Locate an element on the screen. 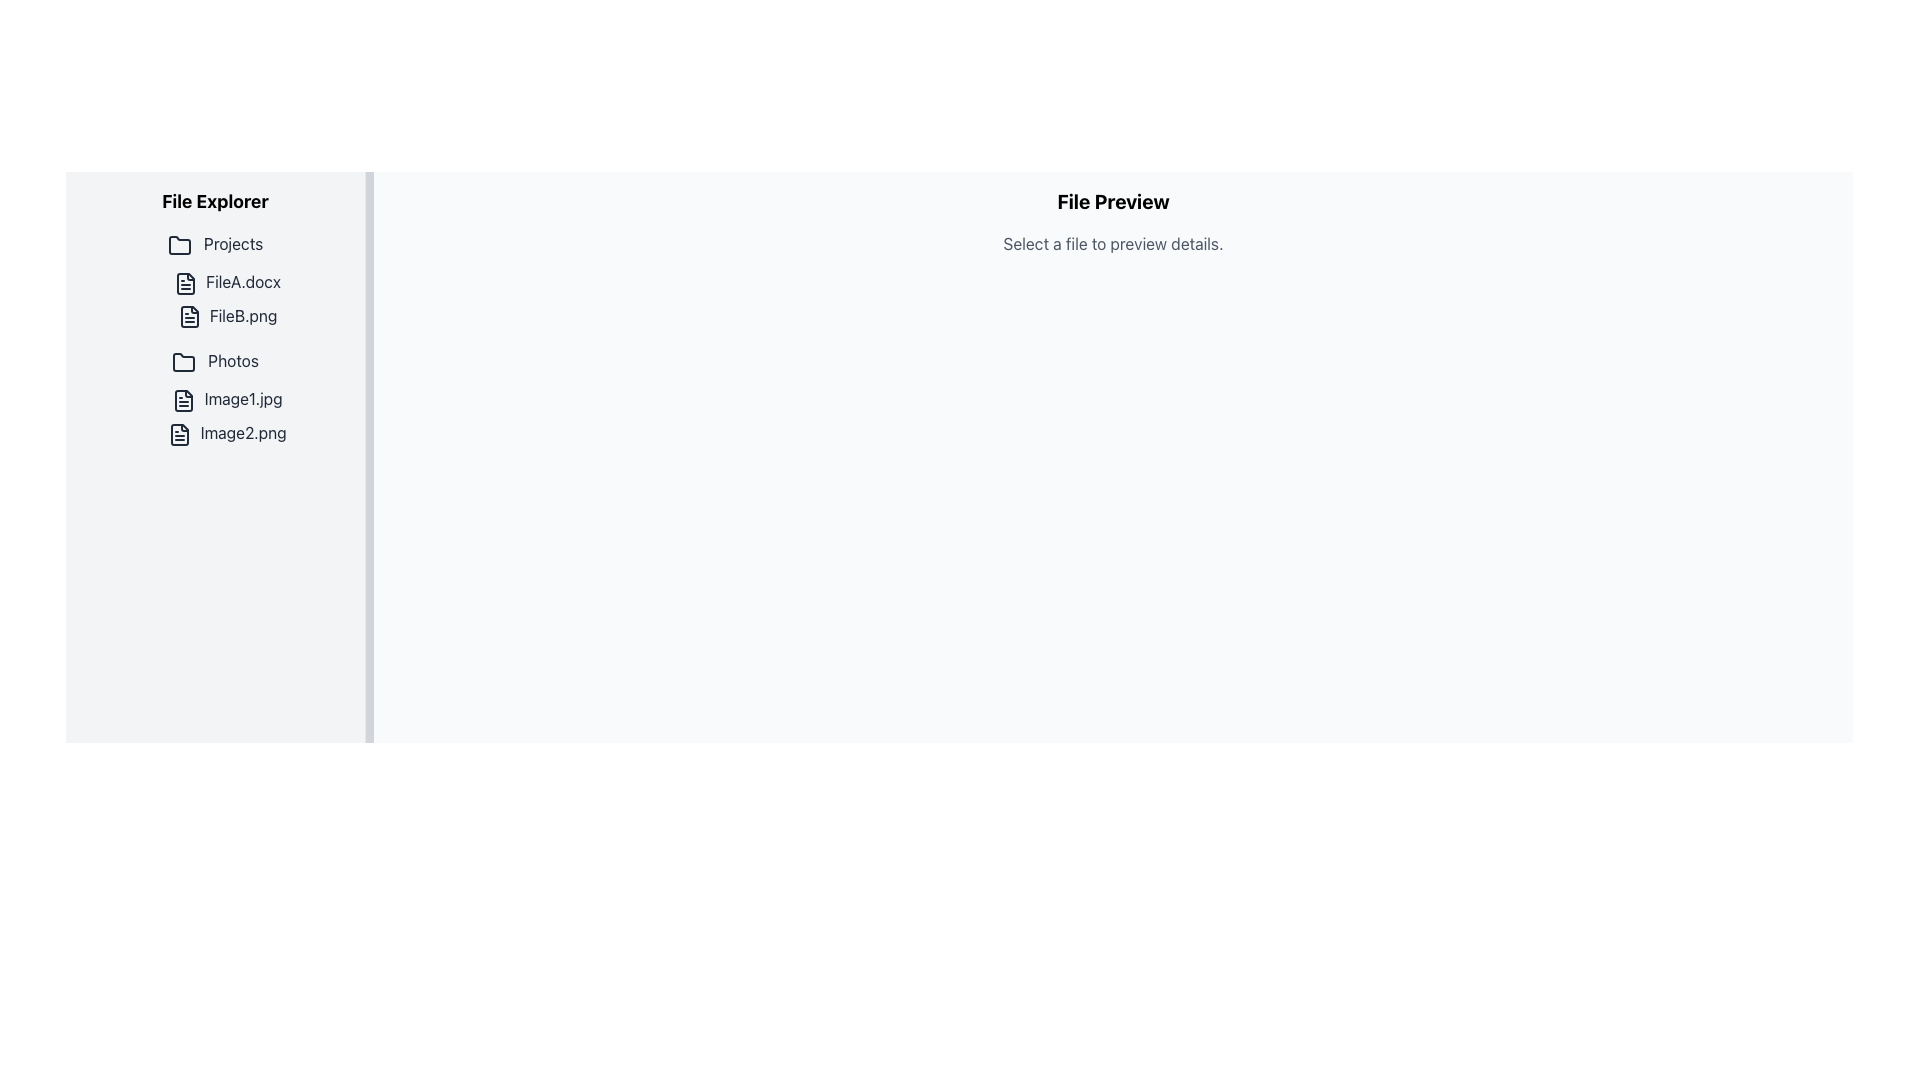 This screenshot has width=1920, height=1080. the individual list item labeled 'FileA.docx' or 'FileB.png' within the 'Projects' list item group in the File Explorer section is located at coordinates (215, 340).